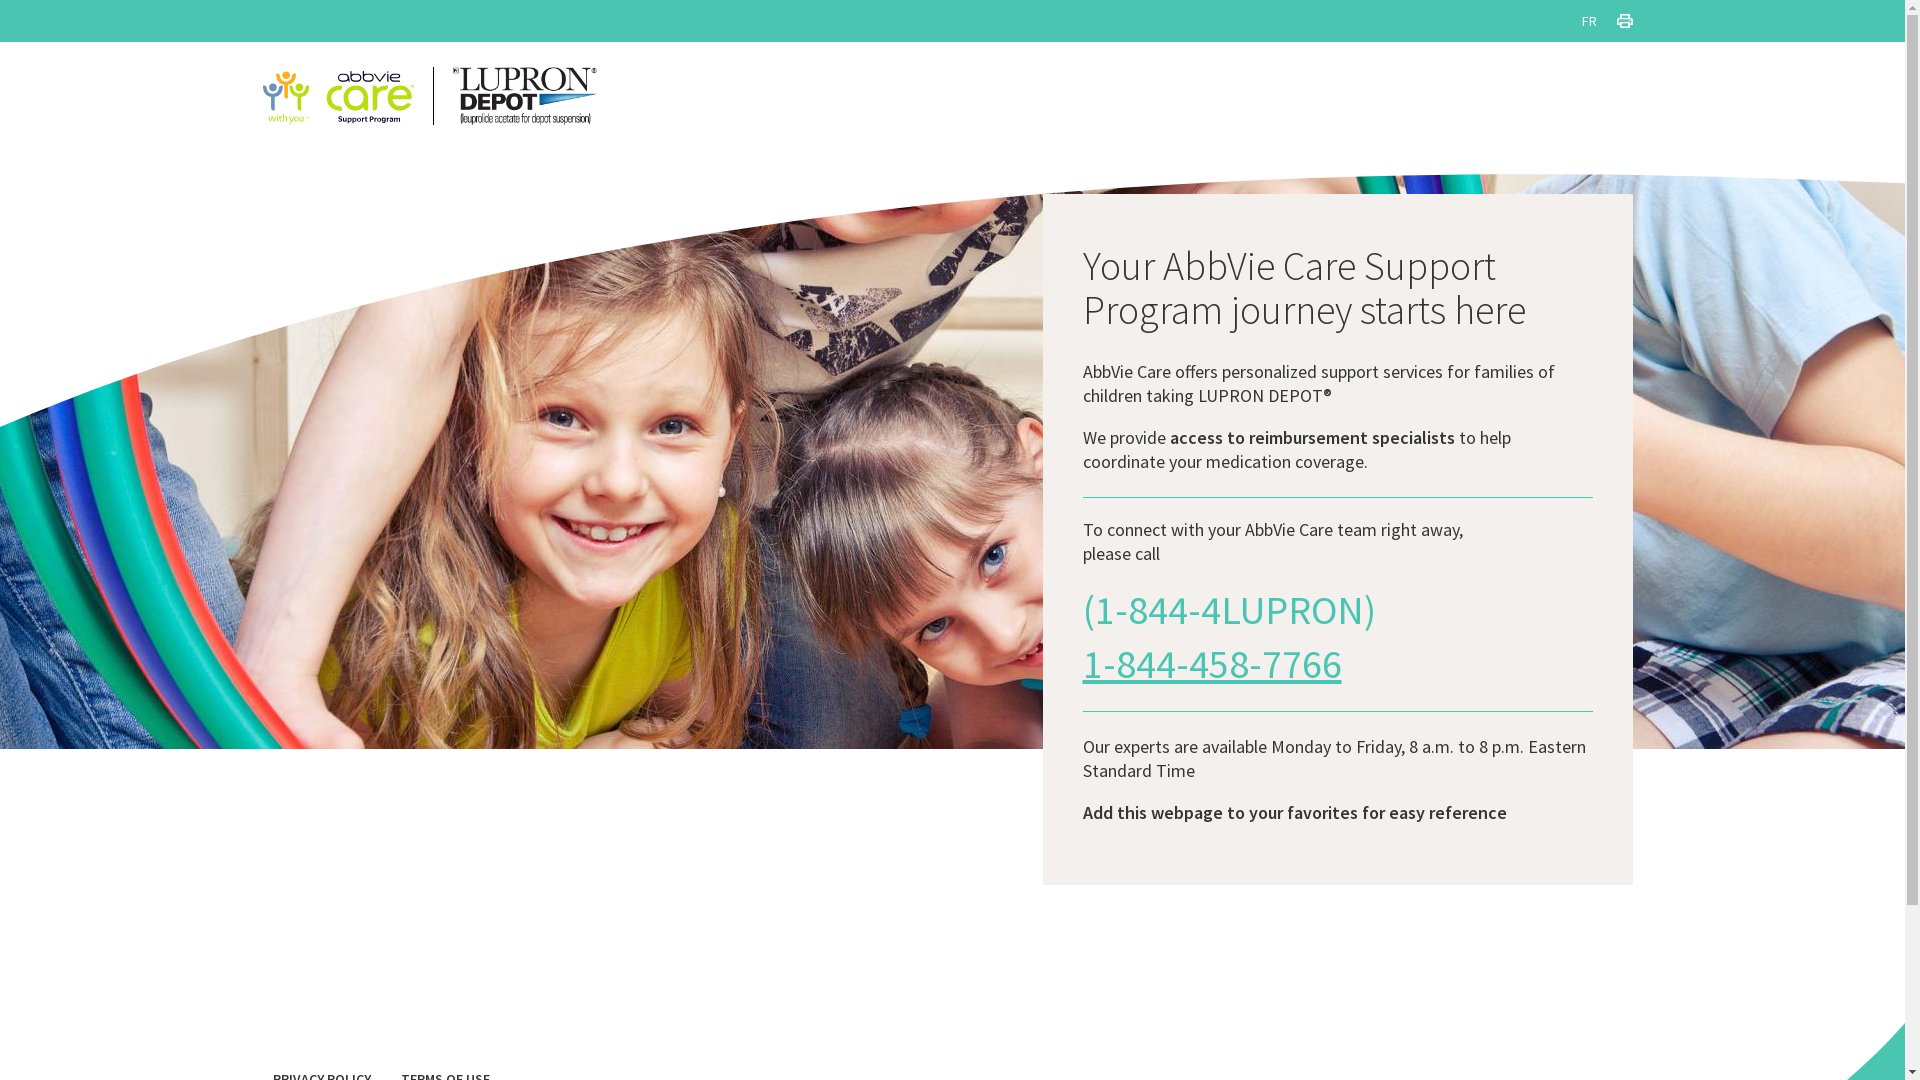 This screenshot has width=1920, height=1080. I want to click on 'PRINT THIS PAGE', so click(1623, 20).